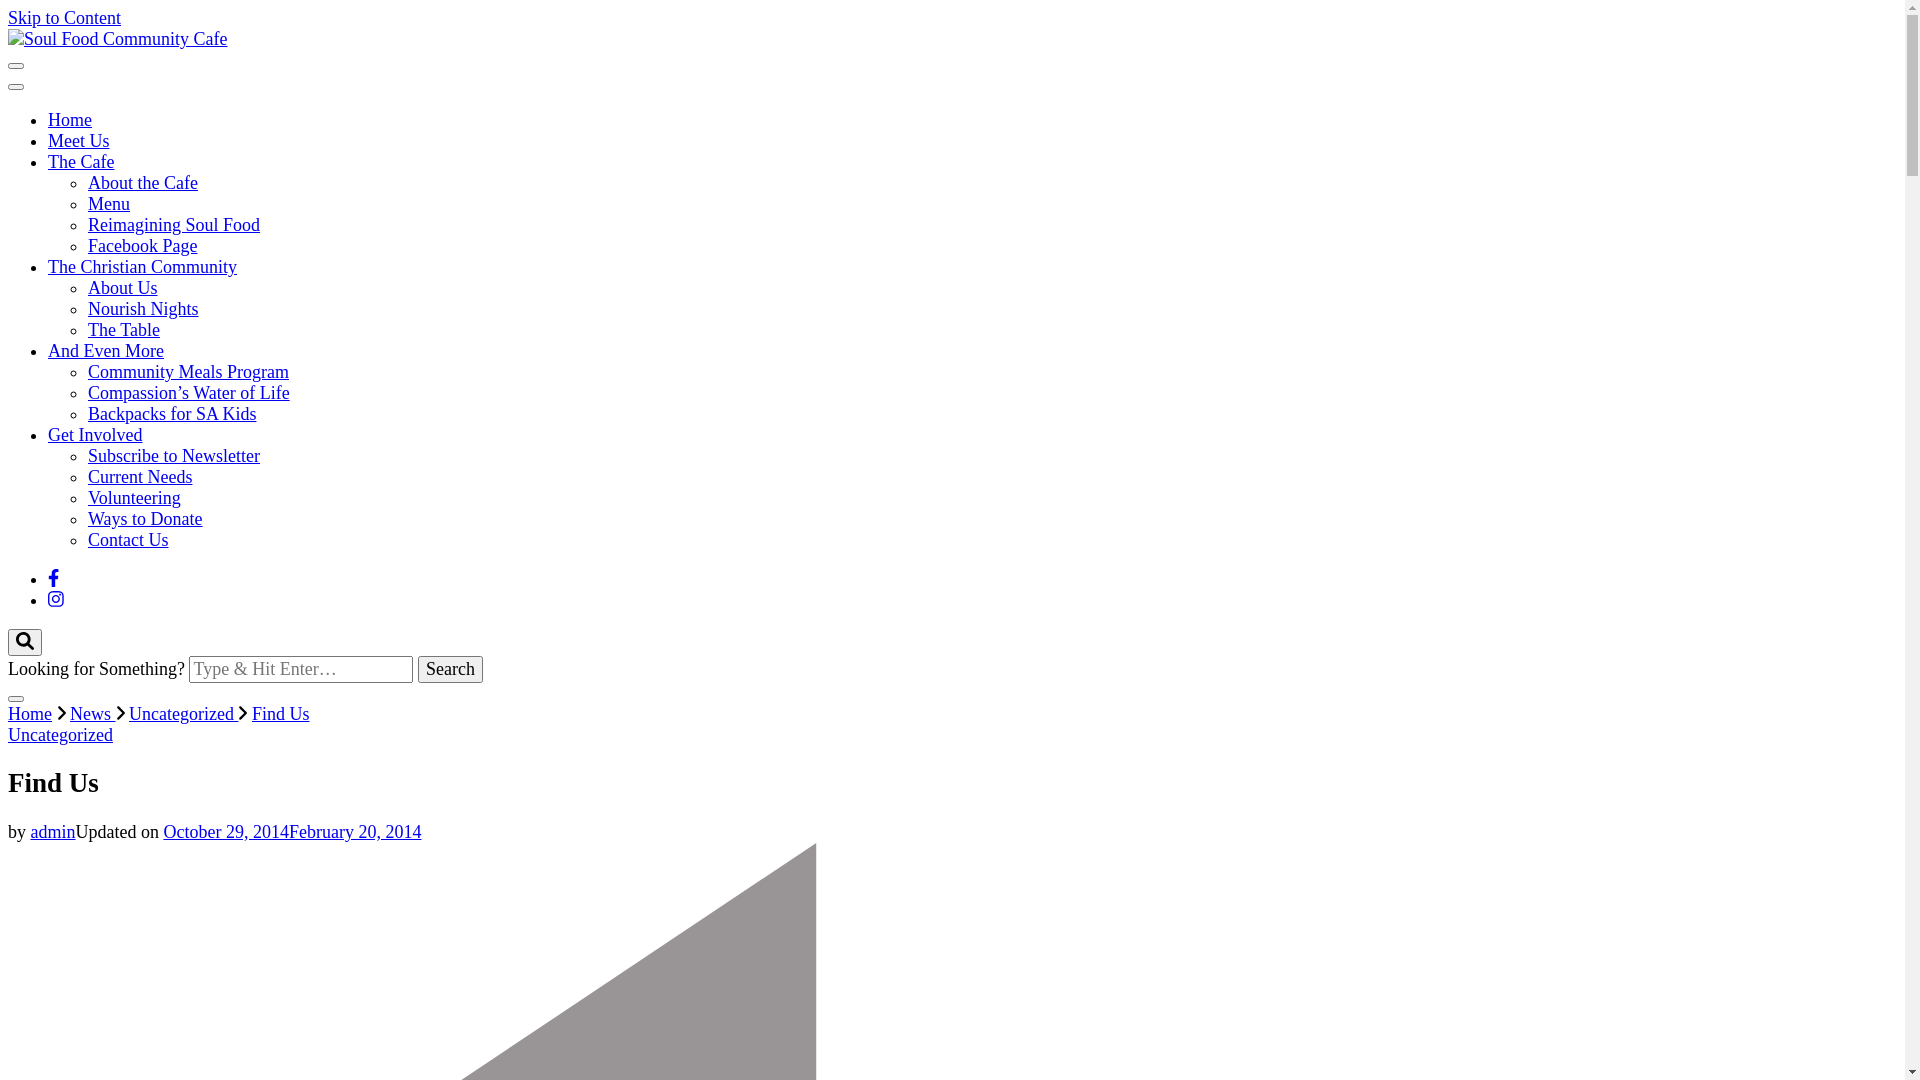 This screenshot has height=1080, width=1920. I want to click on 'The Christian Community', so click(141, 265).